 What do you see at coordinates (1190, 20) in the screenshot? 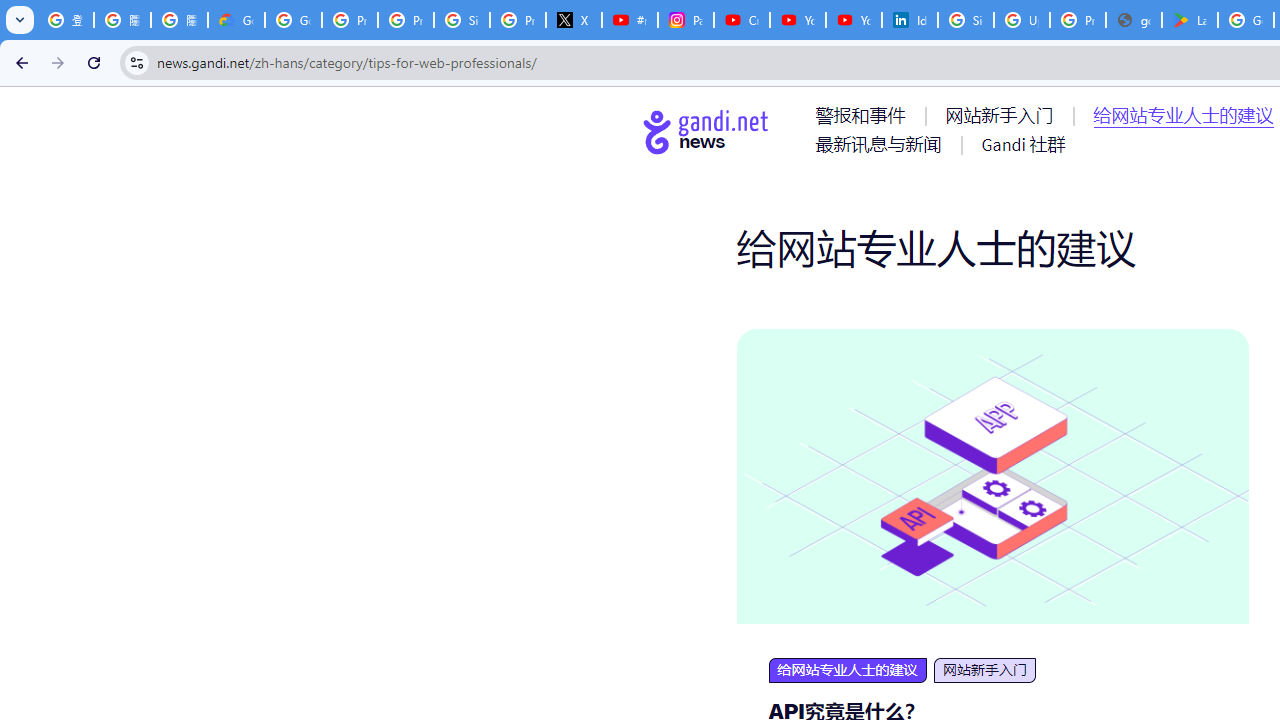
I see `'Last Shelter: Survival - Apps on Google Play'` at bounding box center [1190, 20].